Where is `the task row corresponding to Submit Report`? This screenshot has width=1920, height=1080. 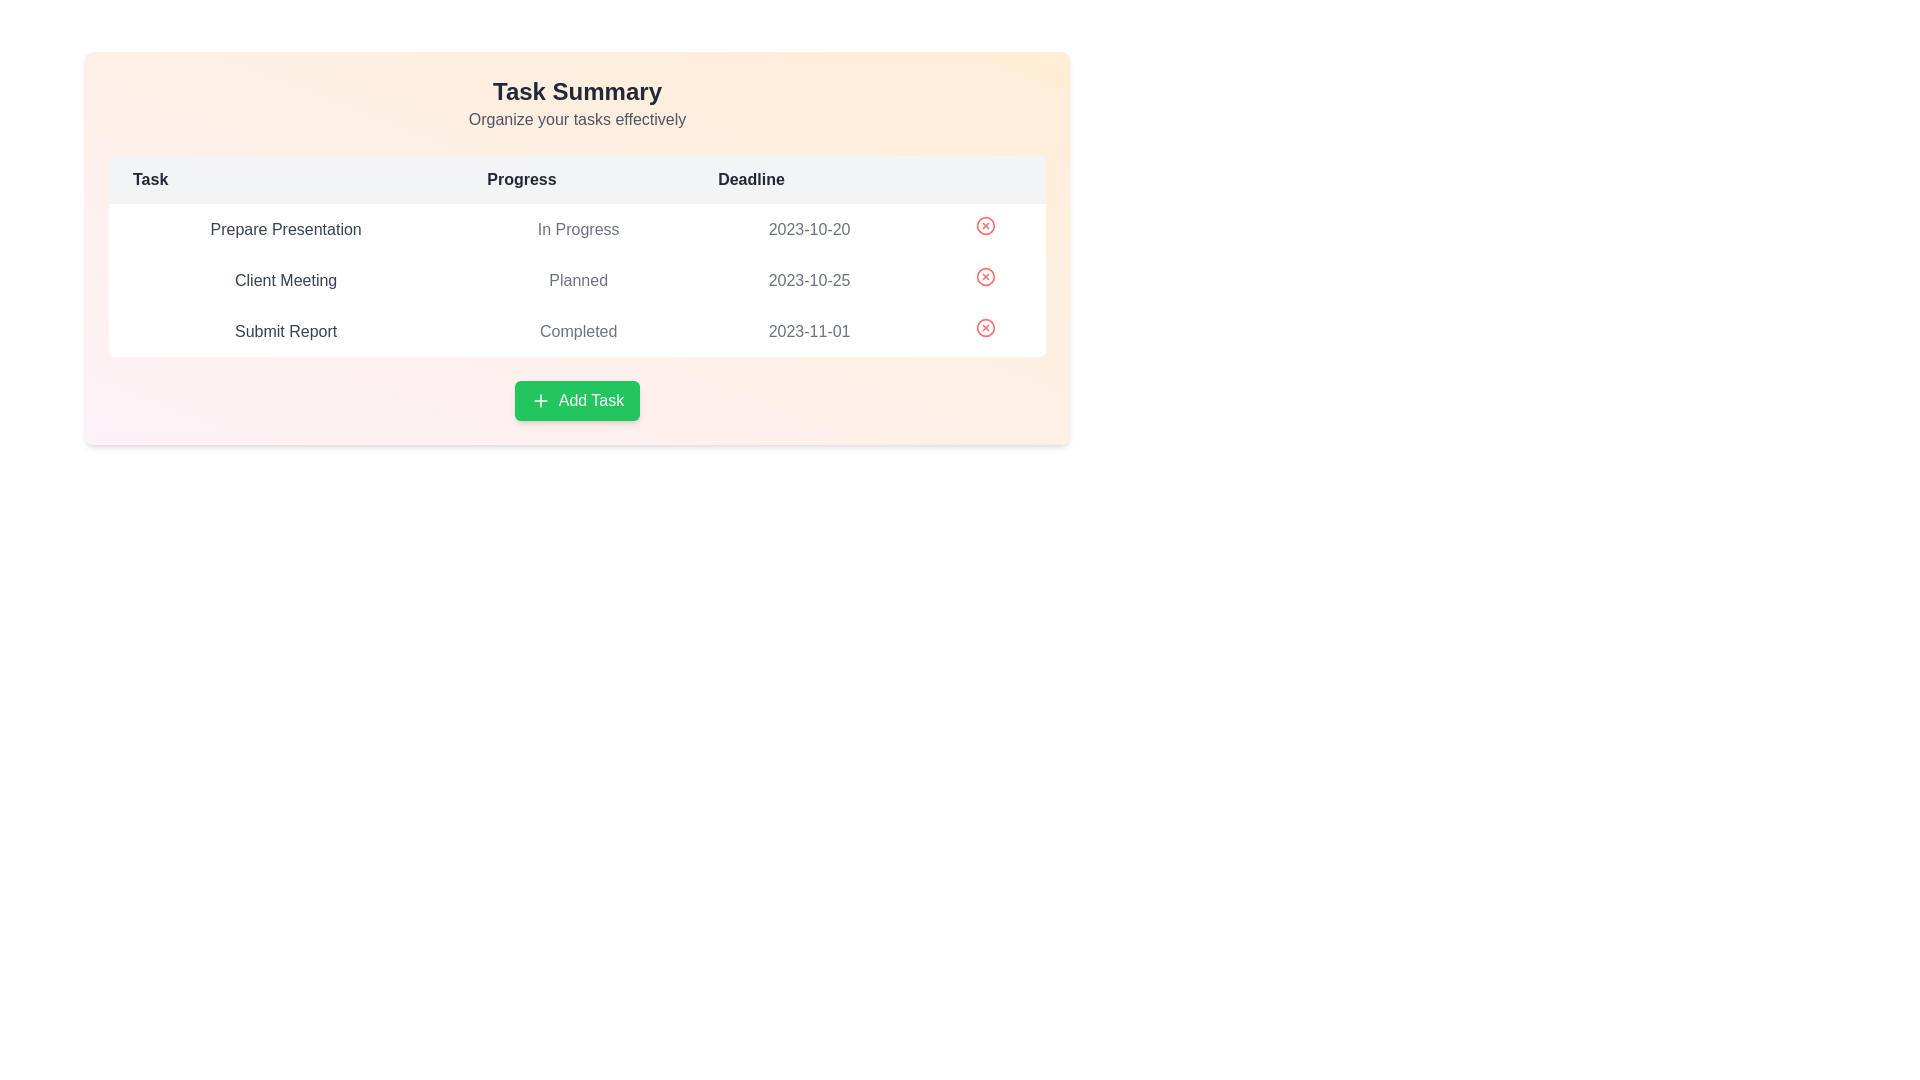
the task row corresponding to Submit Report is located at coordinates (576, 330).